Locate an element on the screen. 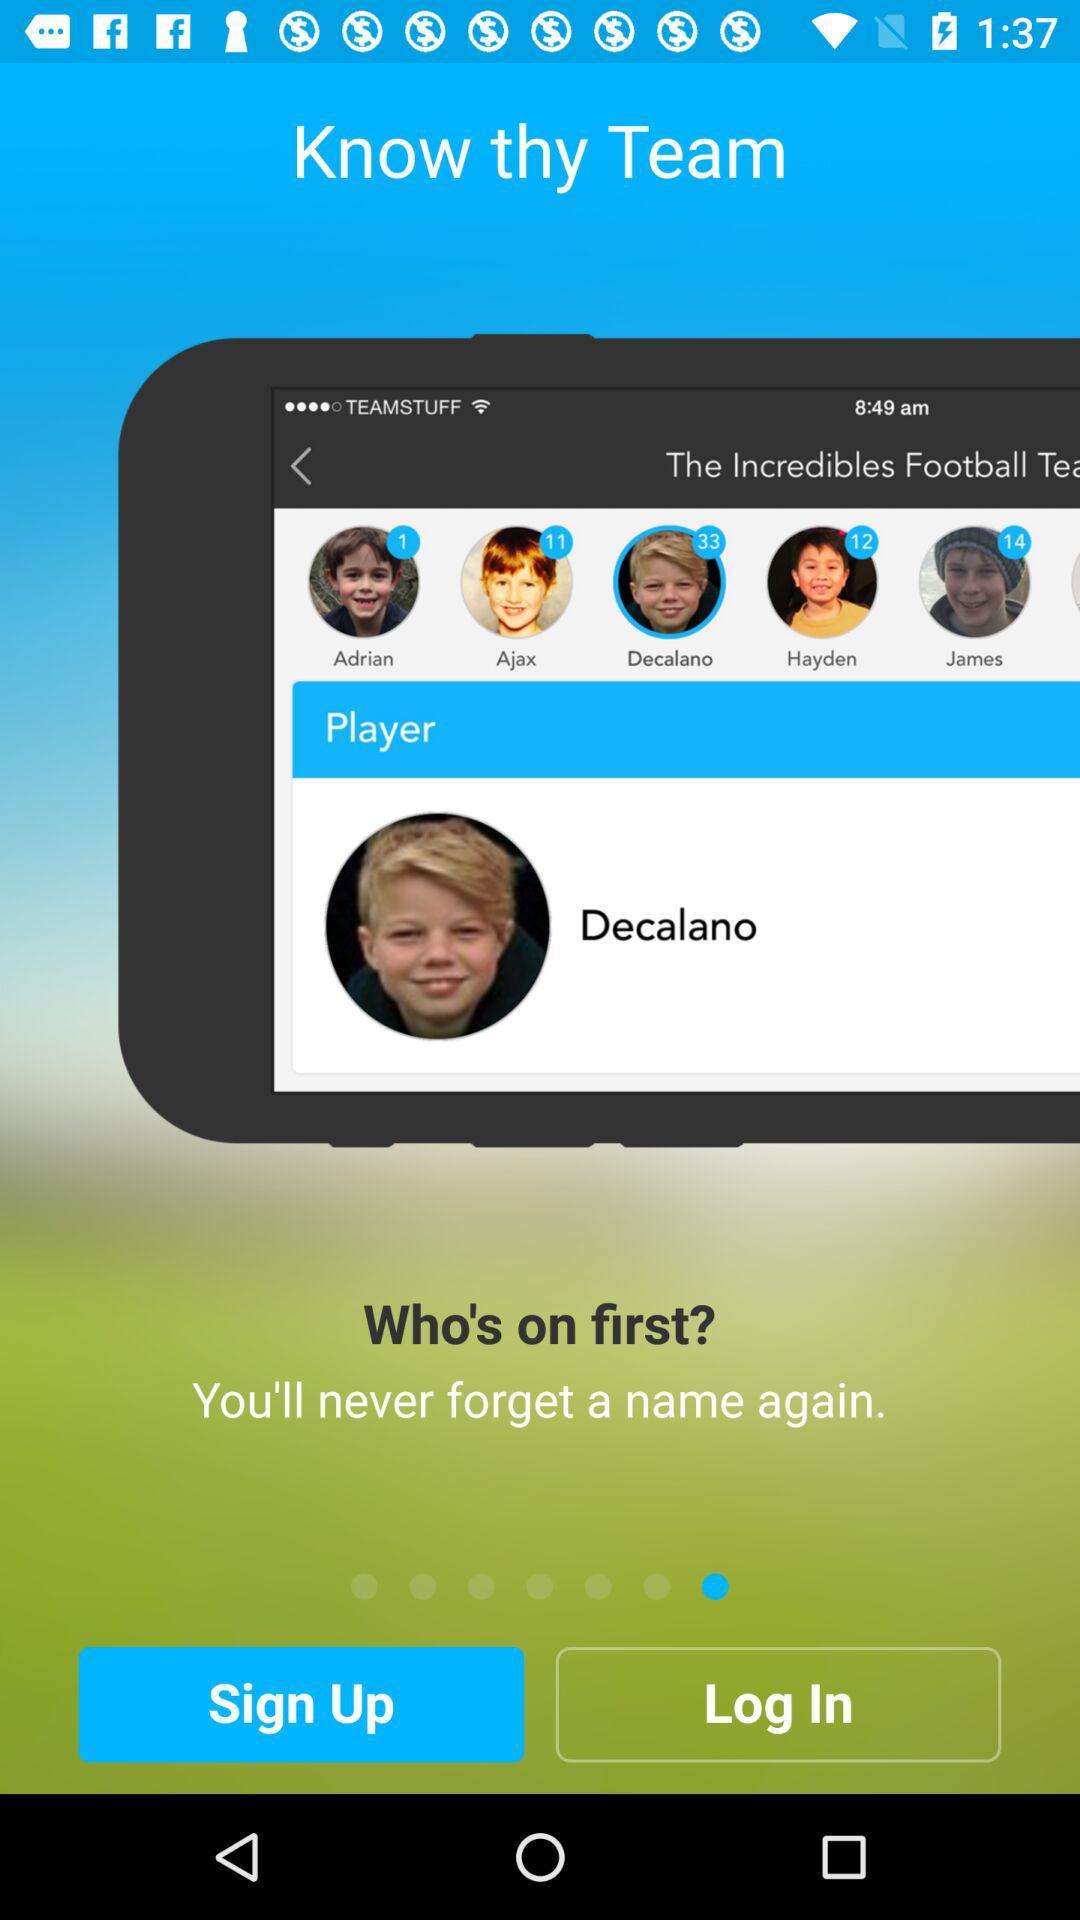  icon above sign up is located at coordinates (422, 1585).